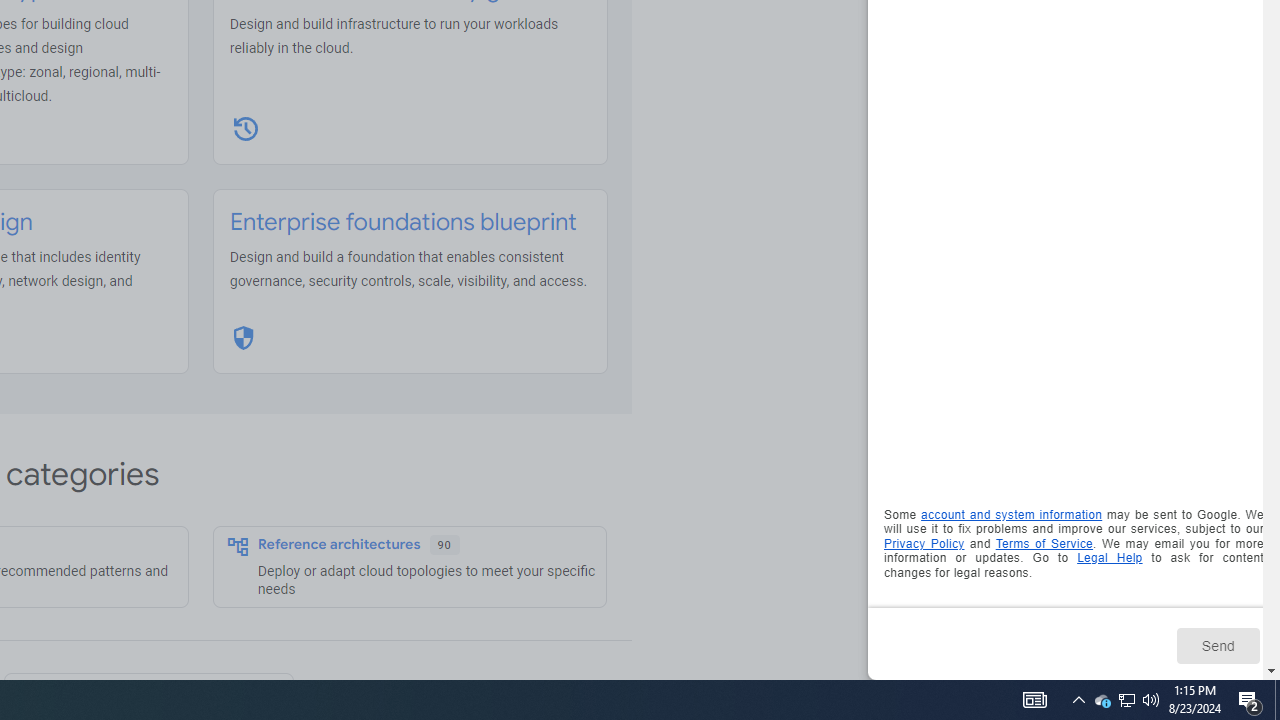 This screenshot has height=720, width=1280. I want to click on 'Send', so click(1216, 645).